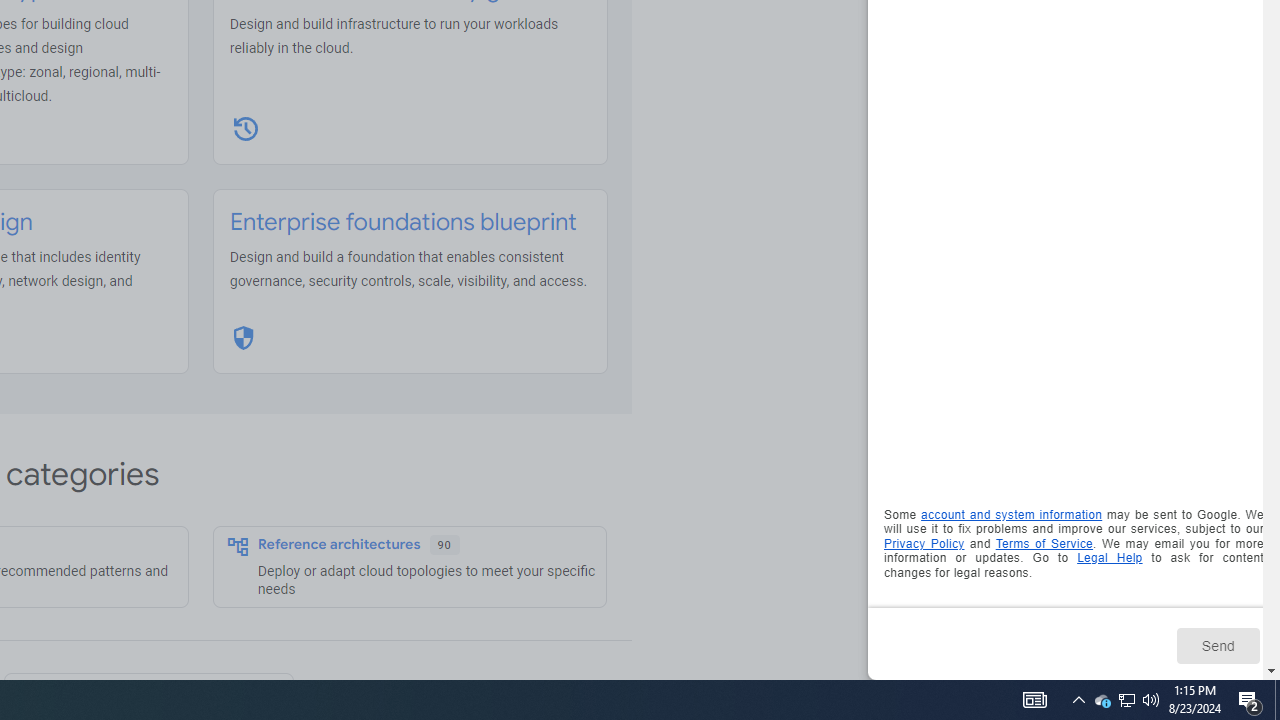 This screenshot has height=720, width=1280. I want to click on 'Send', so click(1216, 645).